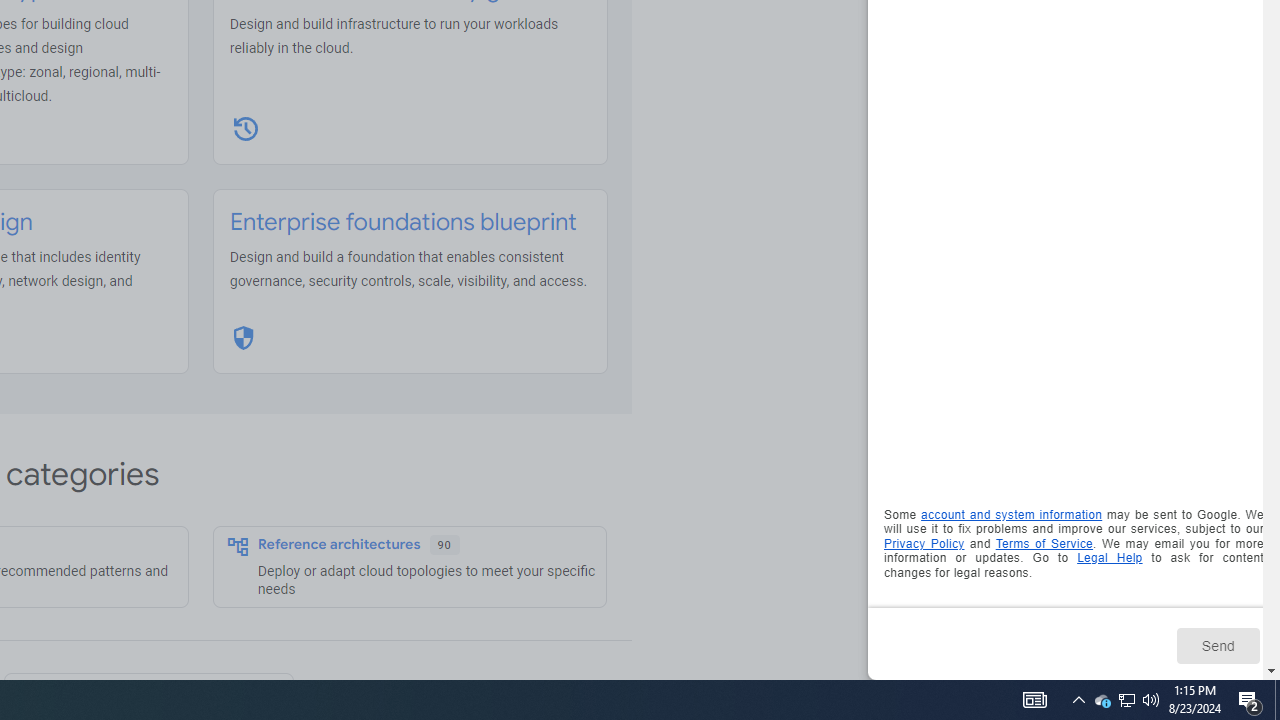 This screenshot has height=720, width=1280. I want to click on 'Send', so click(1216, 645).